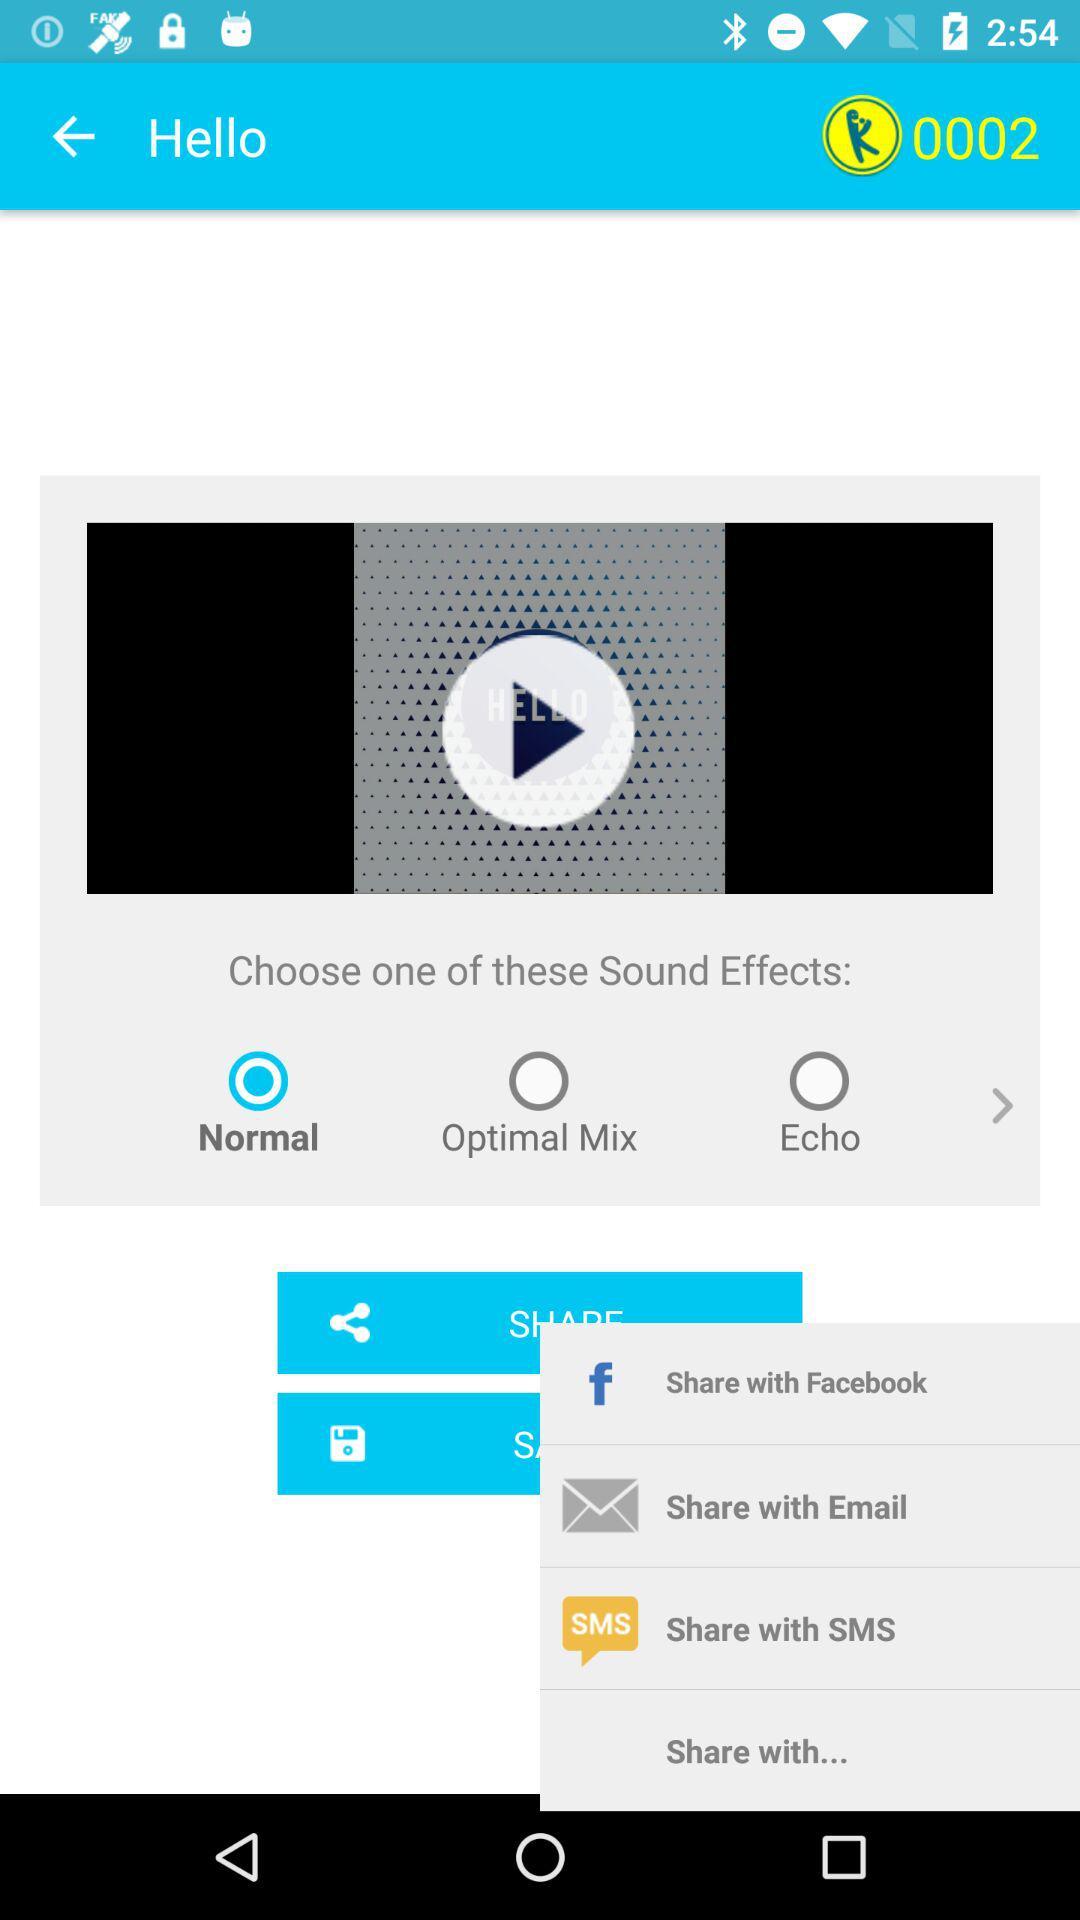 The width and height of the screenshot is (1080, 1920). Describe the element at coordinates (986, 1128) in the screenshot. I see `the arrow_forward icon` at that location.